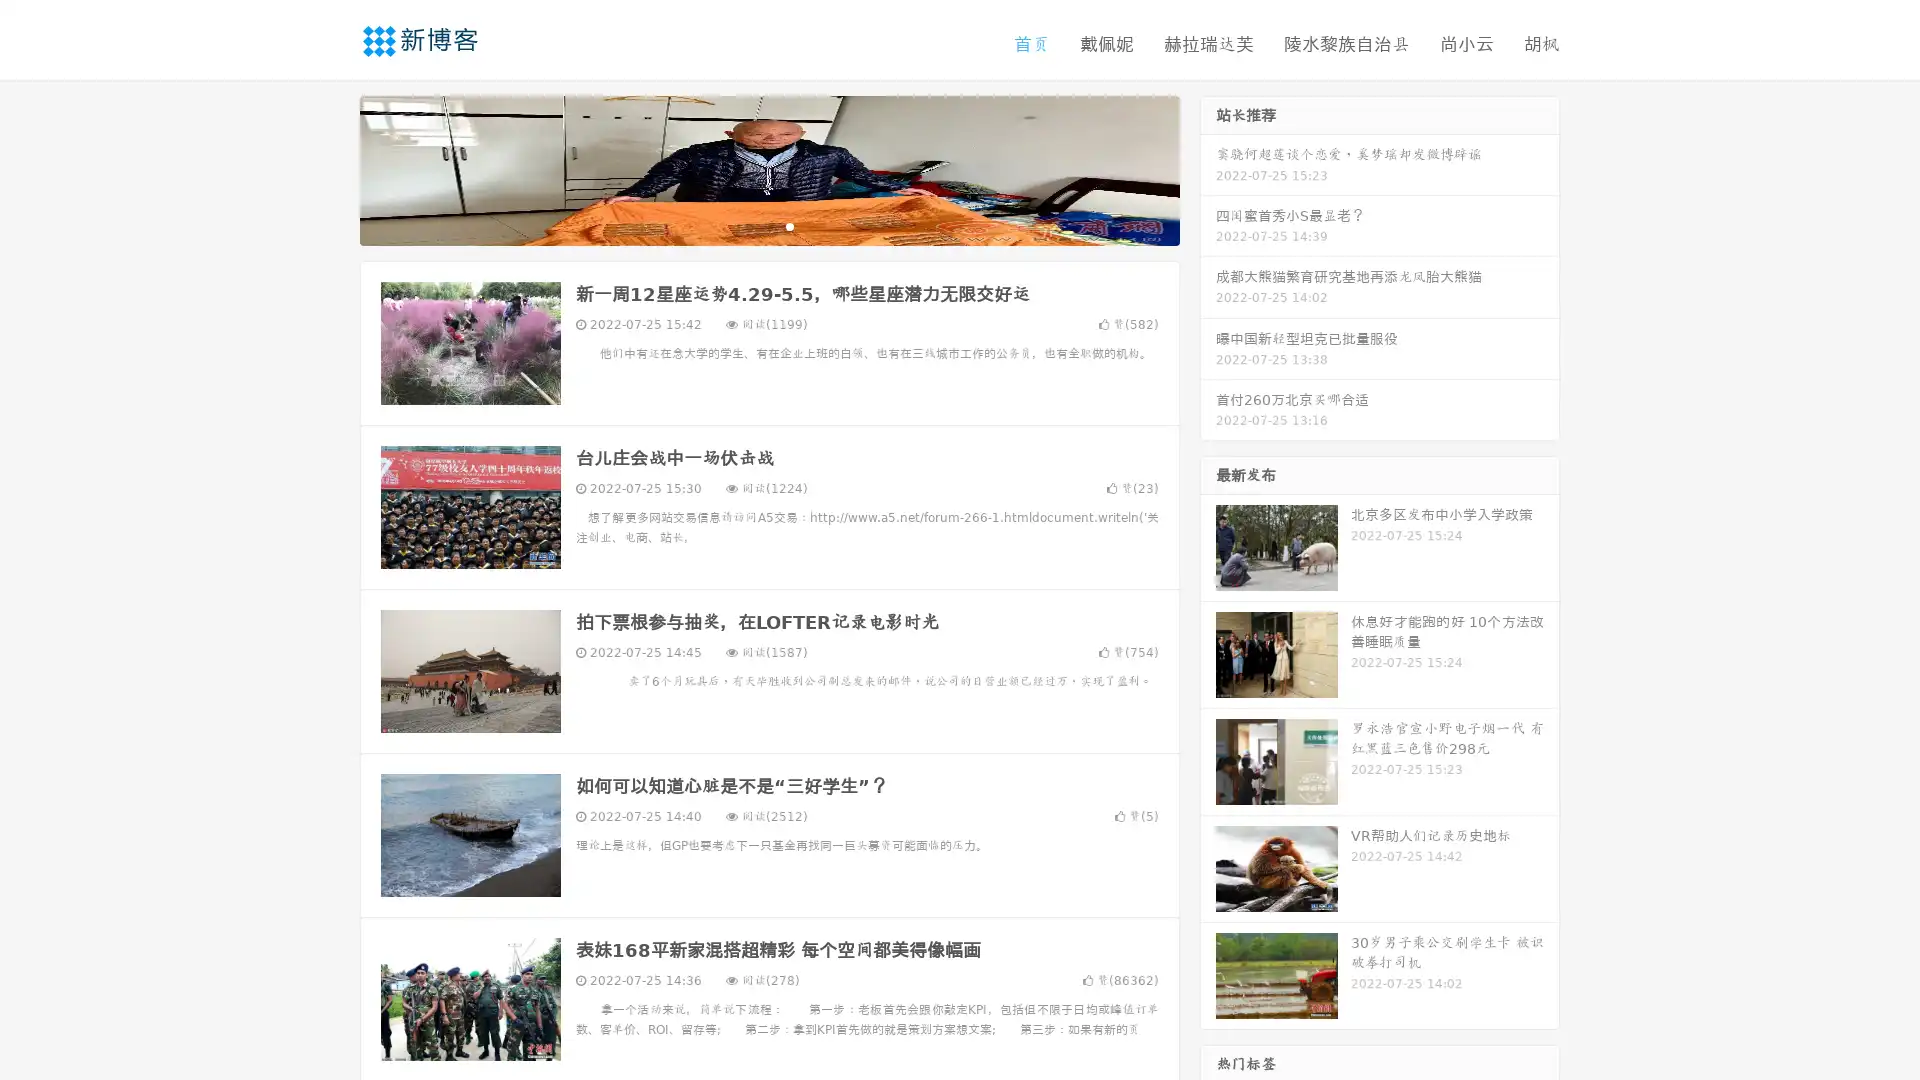 Image resolution: width=1920 pixels, height=1080 pixels. What do you see at coordinates (330, 168) in the screenshot?
I see `Previous slide` at bounding box center [330, 168].